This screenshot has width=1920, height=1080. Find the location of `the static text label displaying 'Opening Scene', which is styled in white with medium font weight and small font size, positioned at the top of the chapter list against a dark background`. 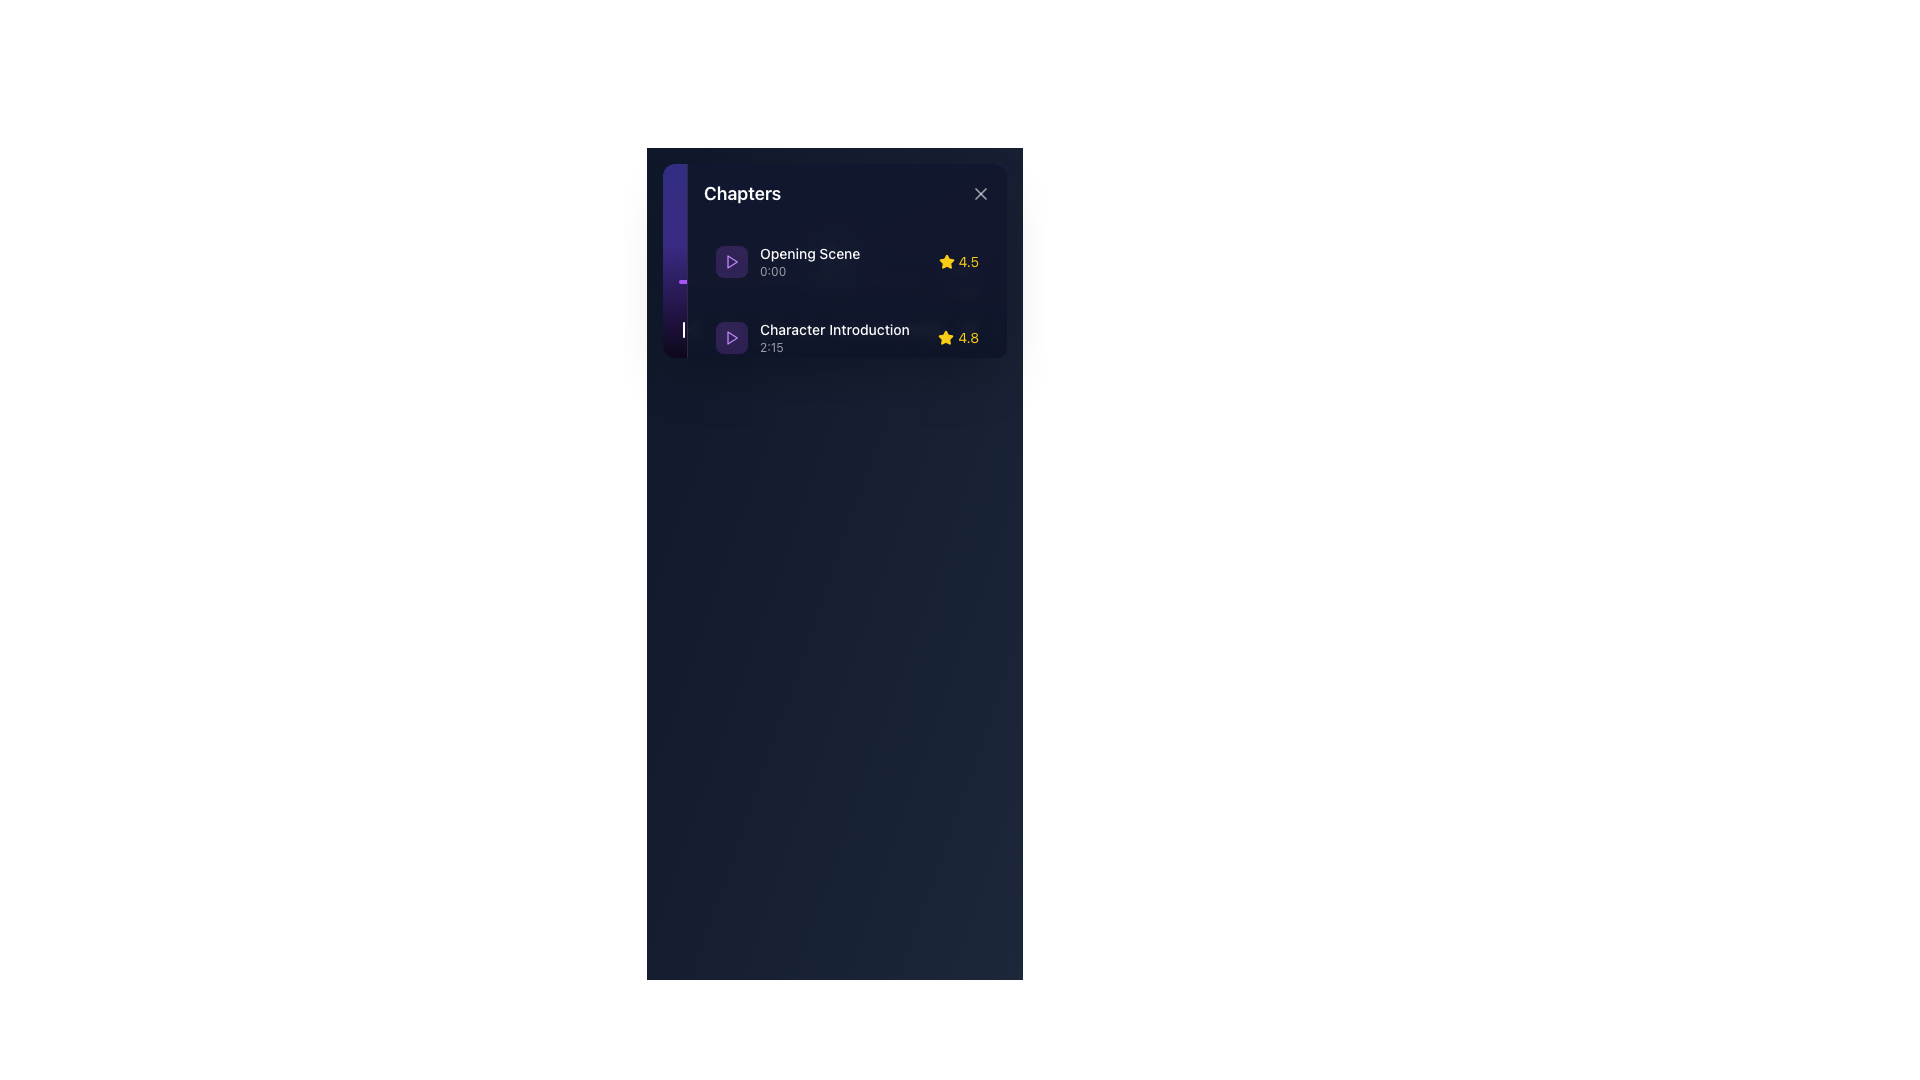

the static text label displaying 'Opening Scene', which is styled in white with medium font weight and small font size, positioned at the top of the chapter list against a dark background is located at coordinates (810, 253).